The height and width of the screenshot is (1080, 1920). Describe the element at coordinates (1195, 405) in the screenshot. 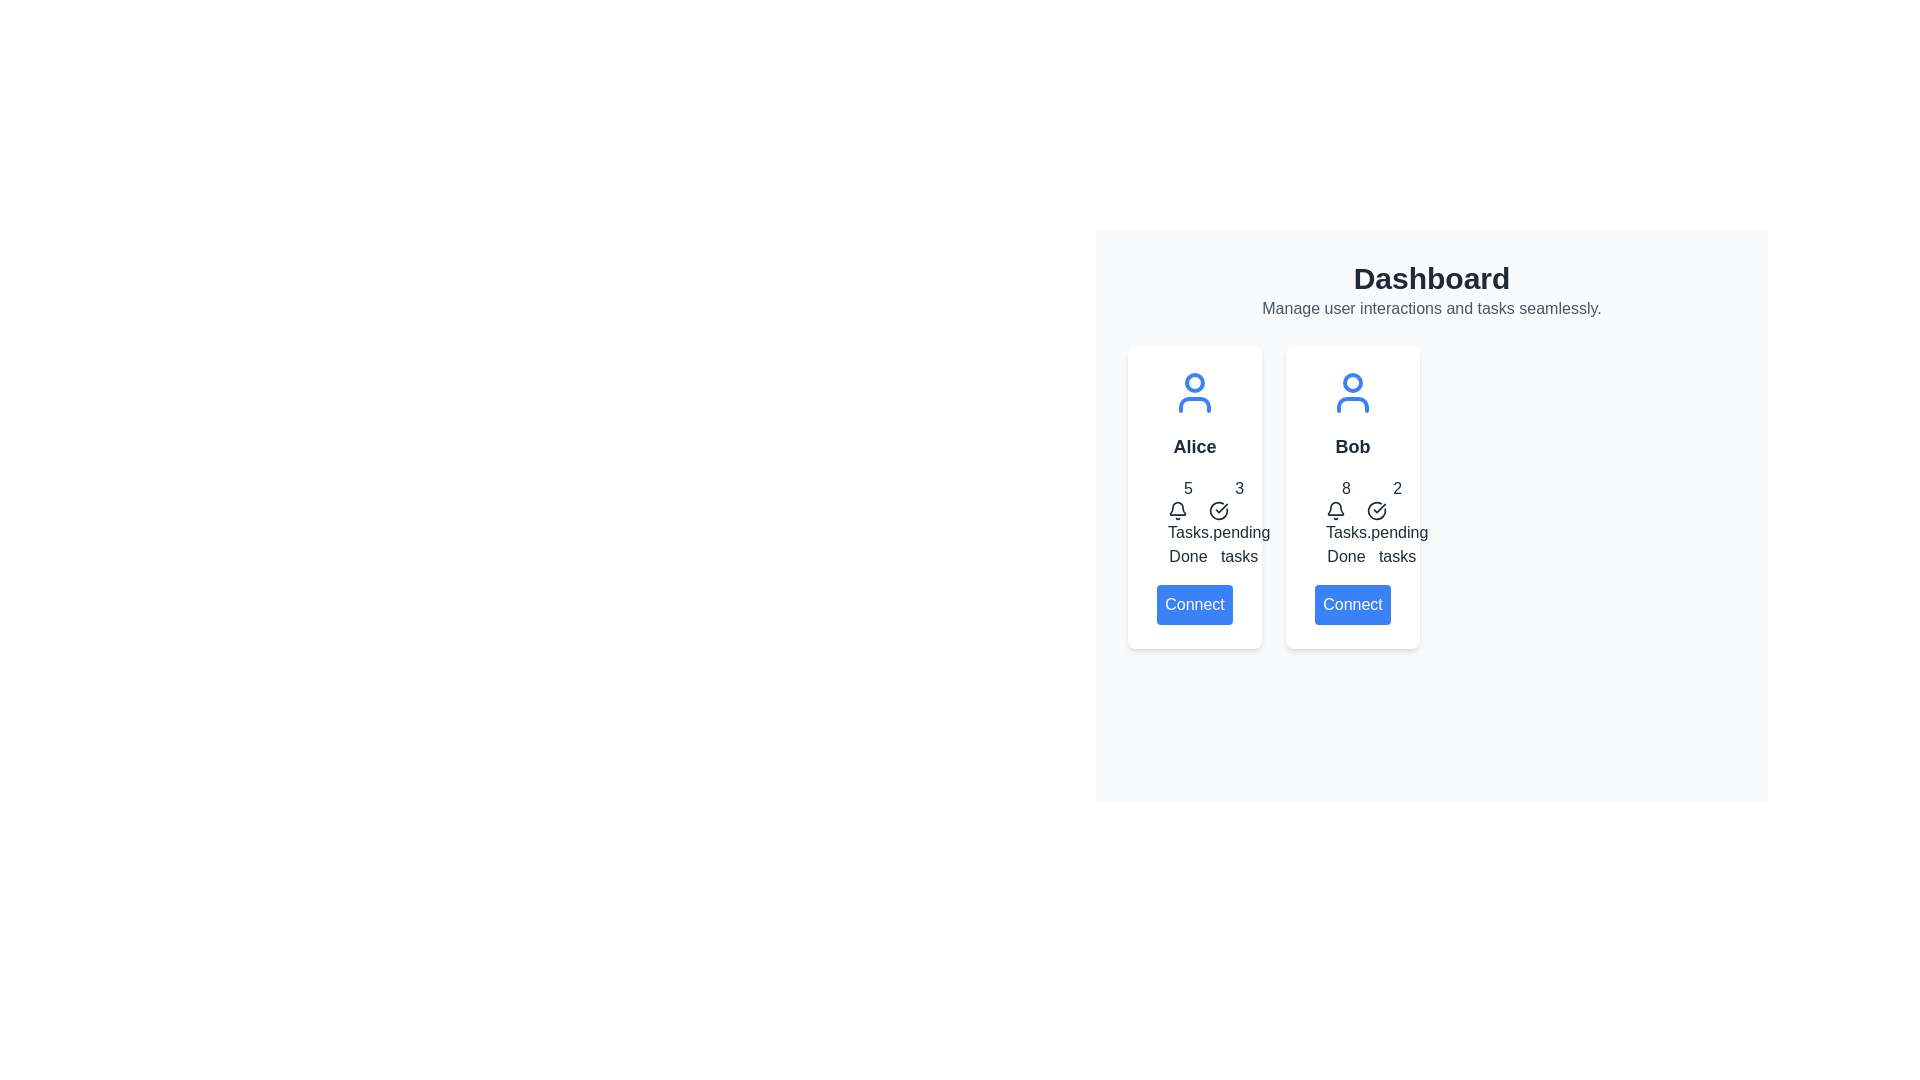

I see `the lower part of the blue user icon representing Alice, which is a curved line forming the base of a semi-complete silhouette` at that location.